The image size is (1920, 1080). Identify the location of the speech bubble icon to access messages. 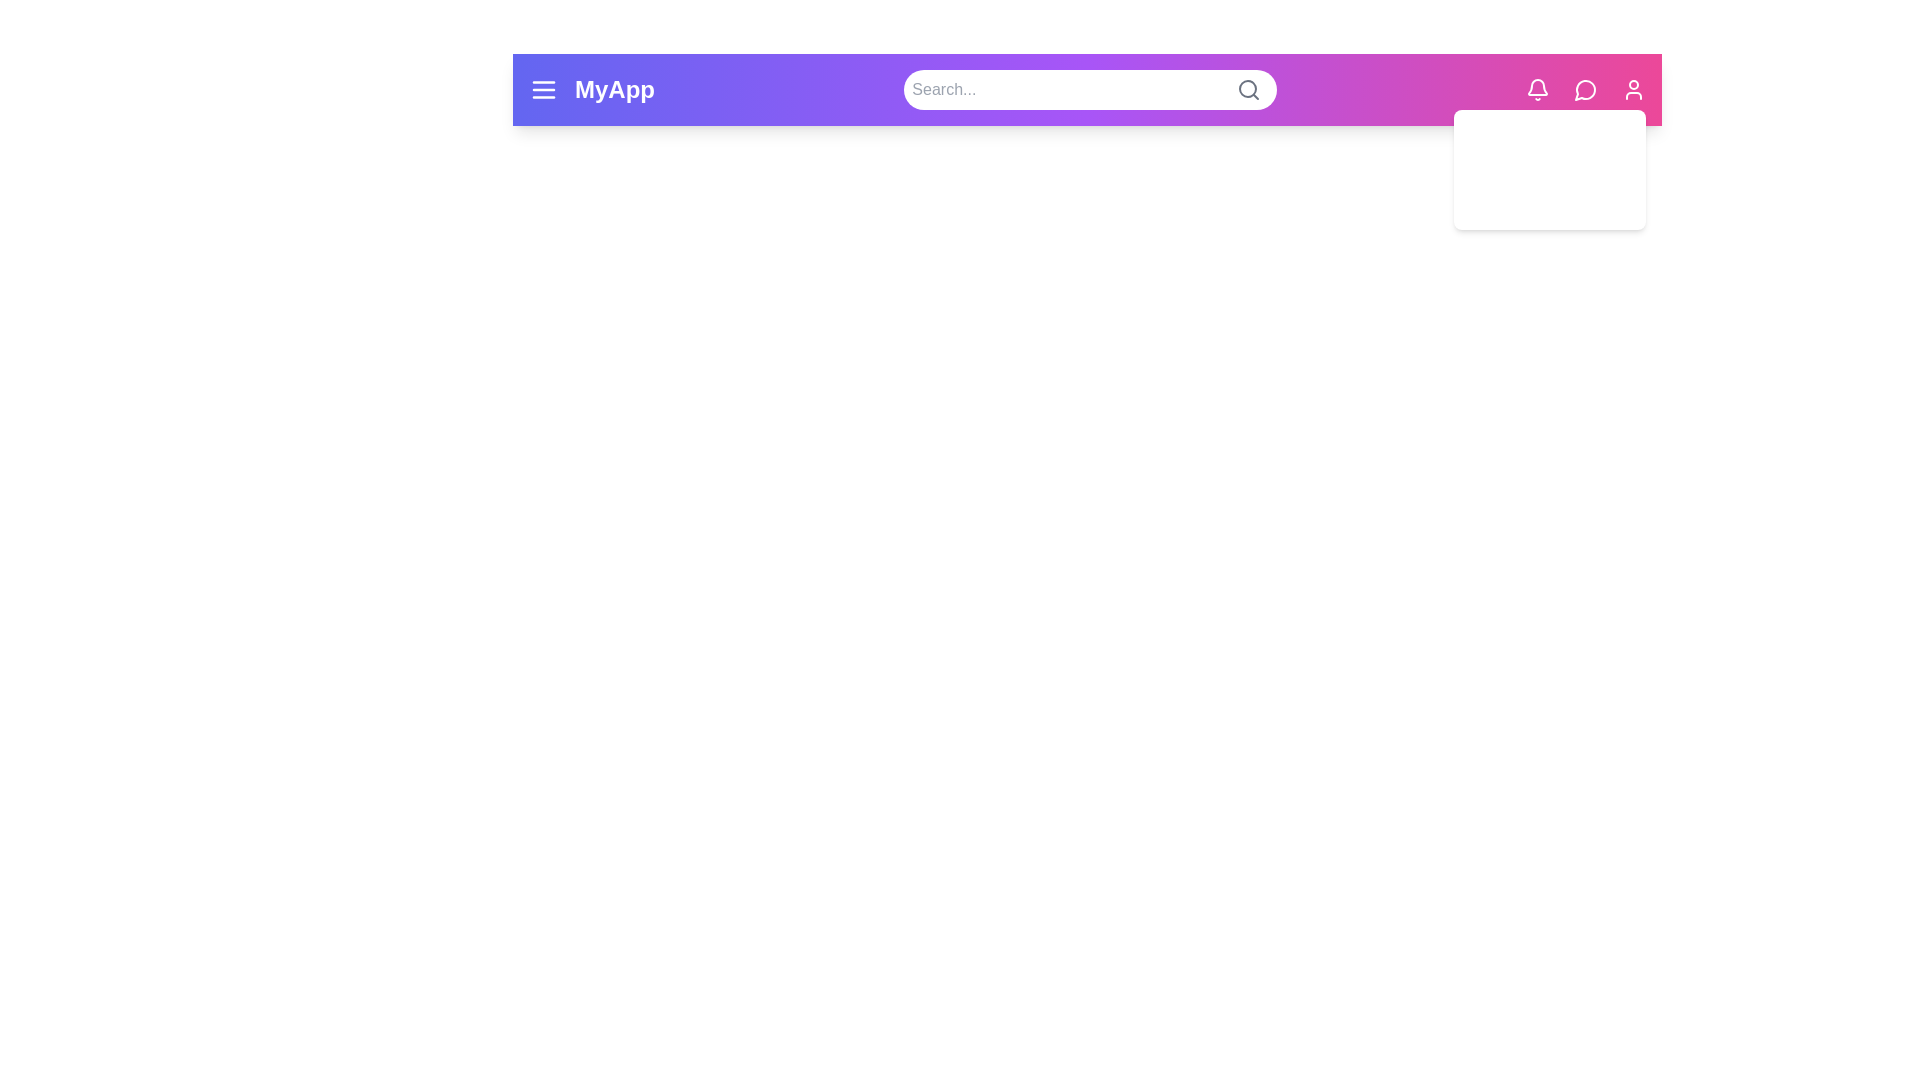
(1584, 88).